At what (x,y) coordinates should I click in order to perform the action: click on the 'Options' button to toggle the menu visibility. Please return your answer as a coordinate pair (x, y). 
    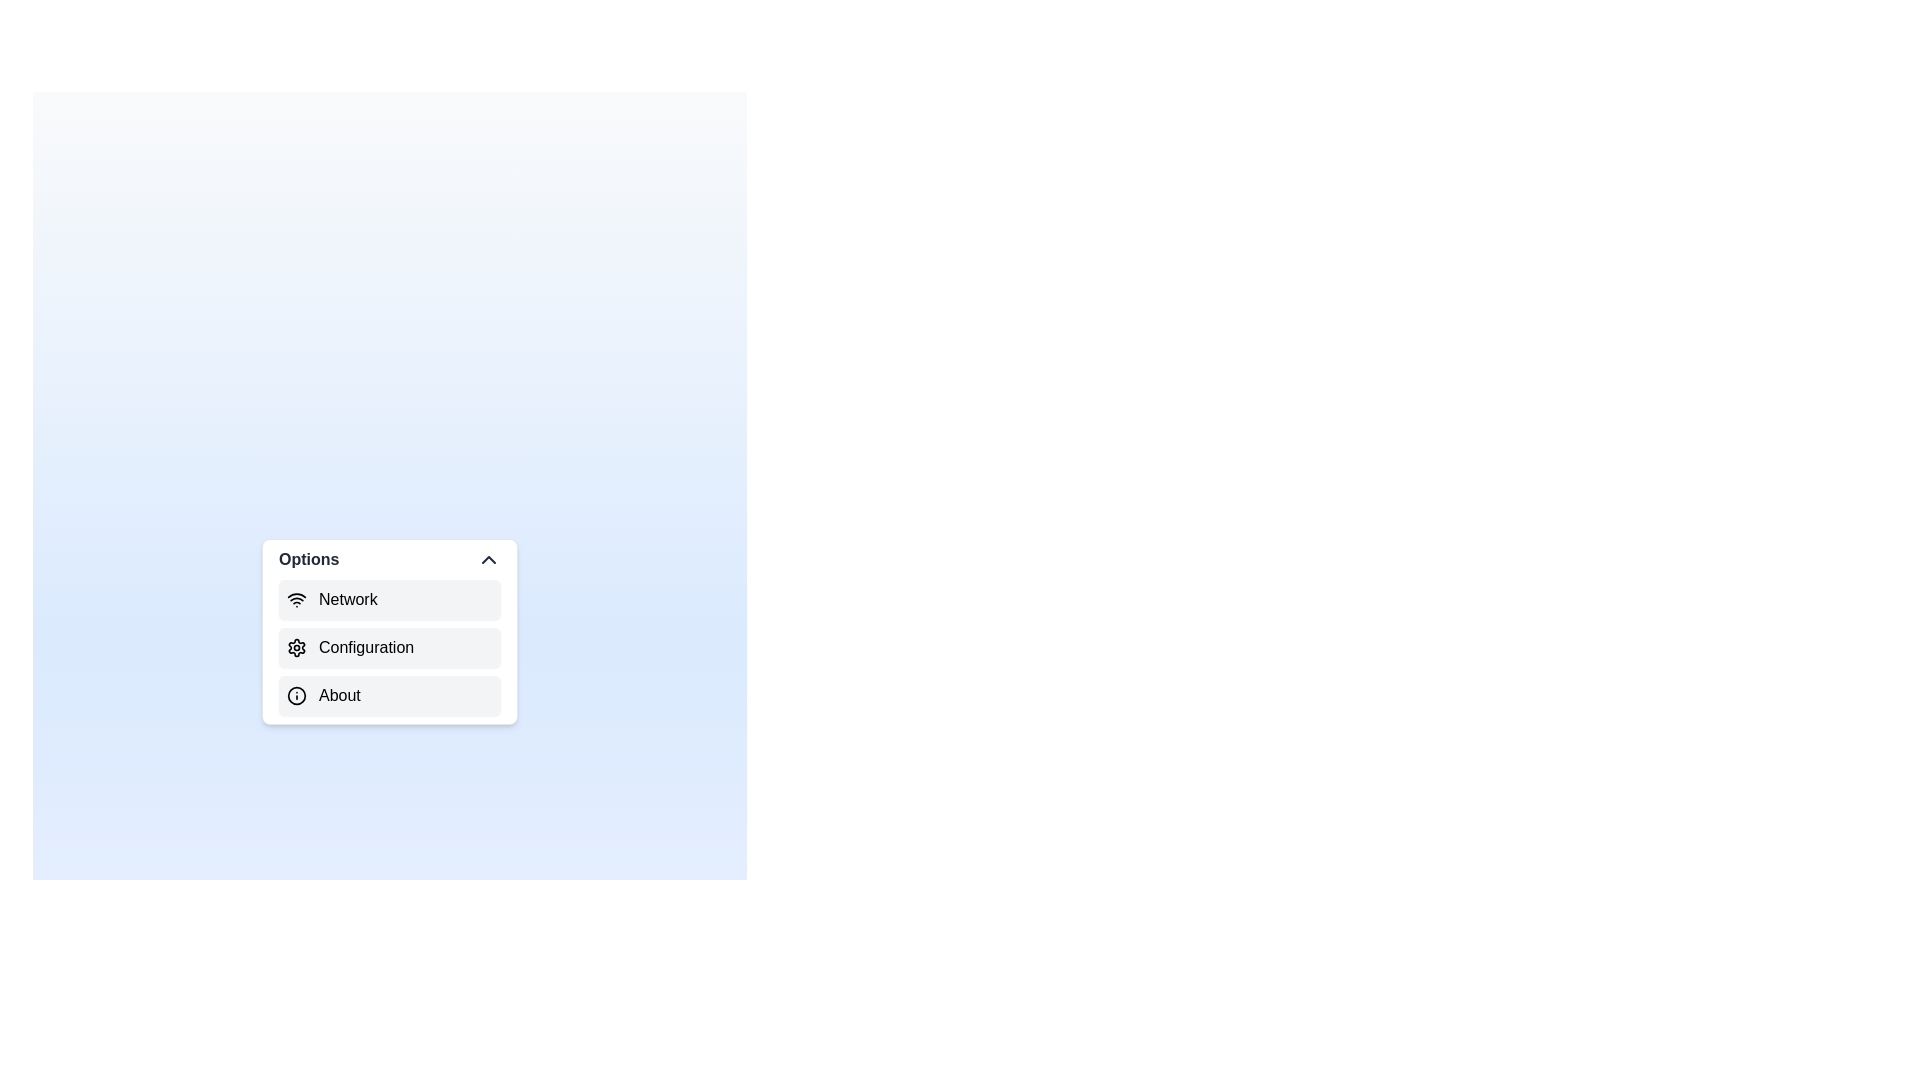
    Looking at the image, I should click on (389, 559).